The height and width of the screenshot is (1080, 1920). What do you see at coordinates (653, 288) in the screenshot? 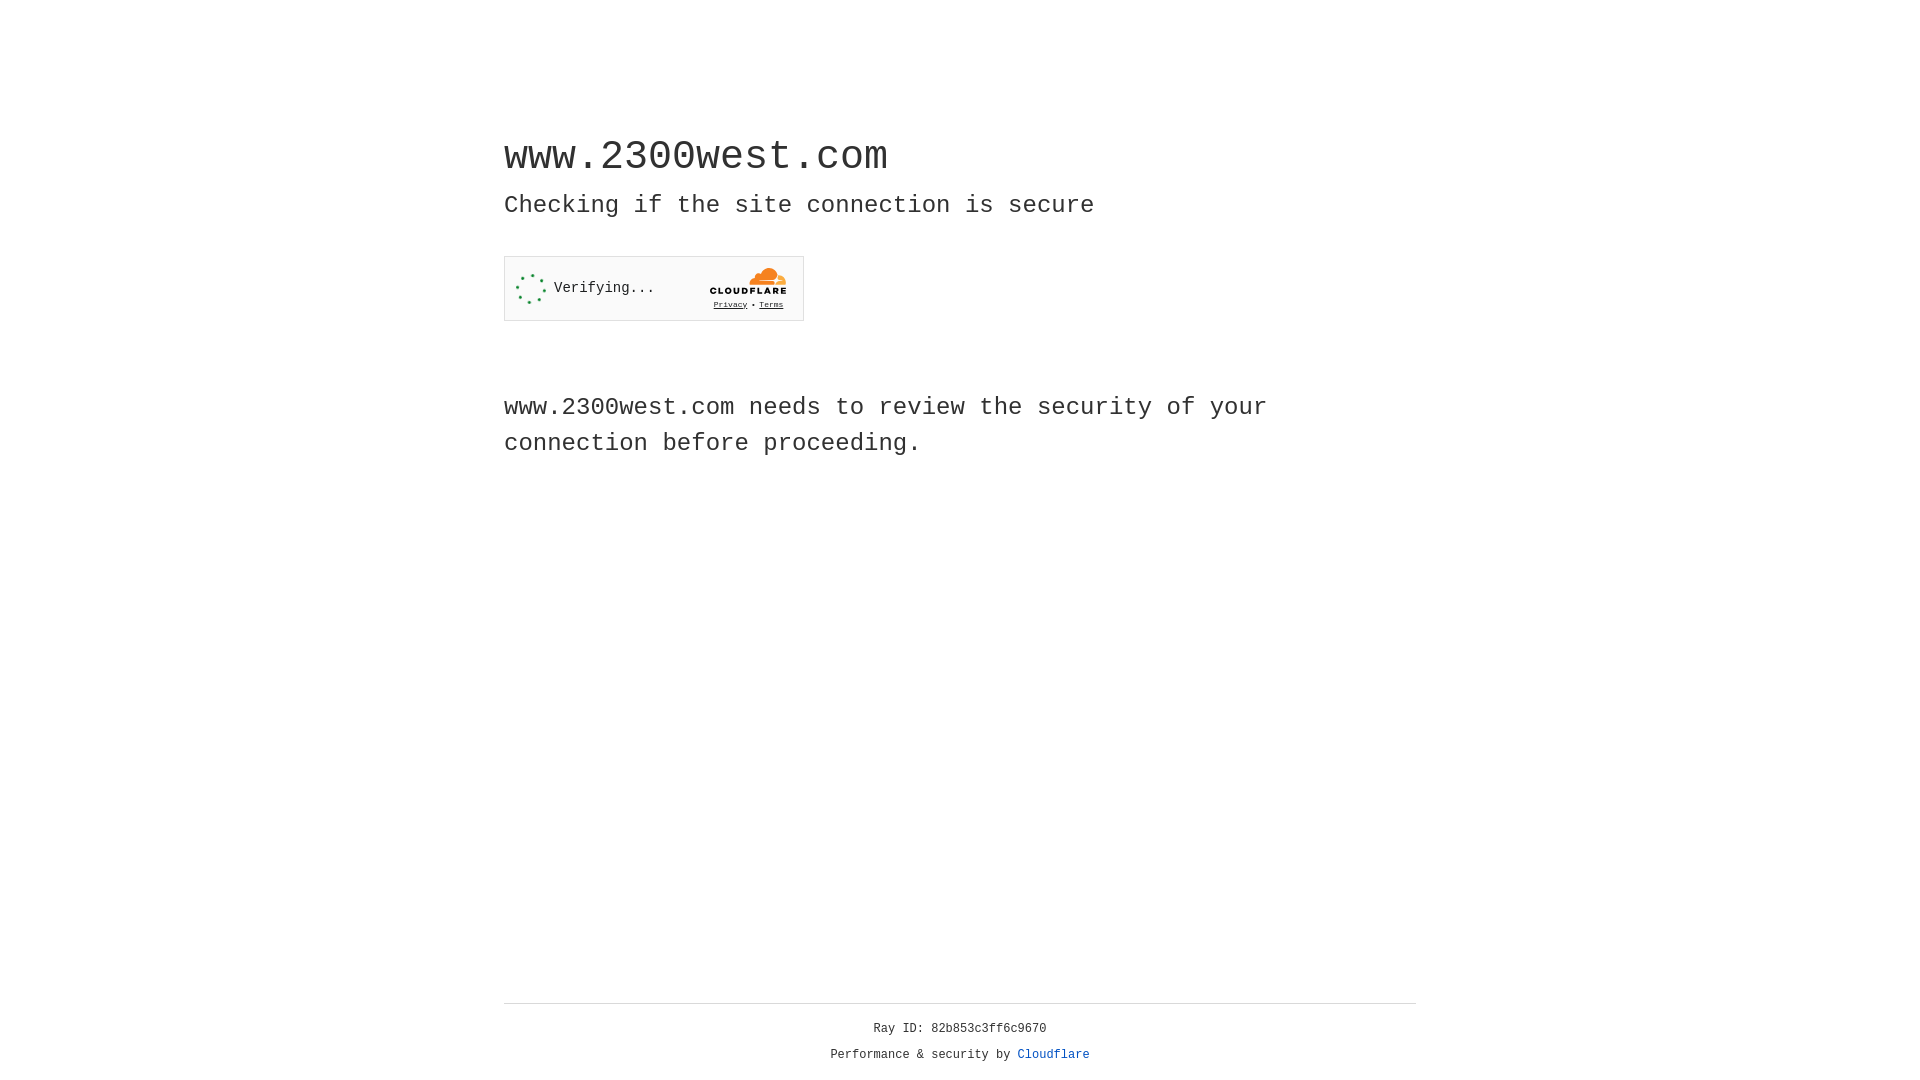
I see `'Widget containing a Cloudflare security challenge'` at bounding box center [653, 288].